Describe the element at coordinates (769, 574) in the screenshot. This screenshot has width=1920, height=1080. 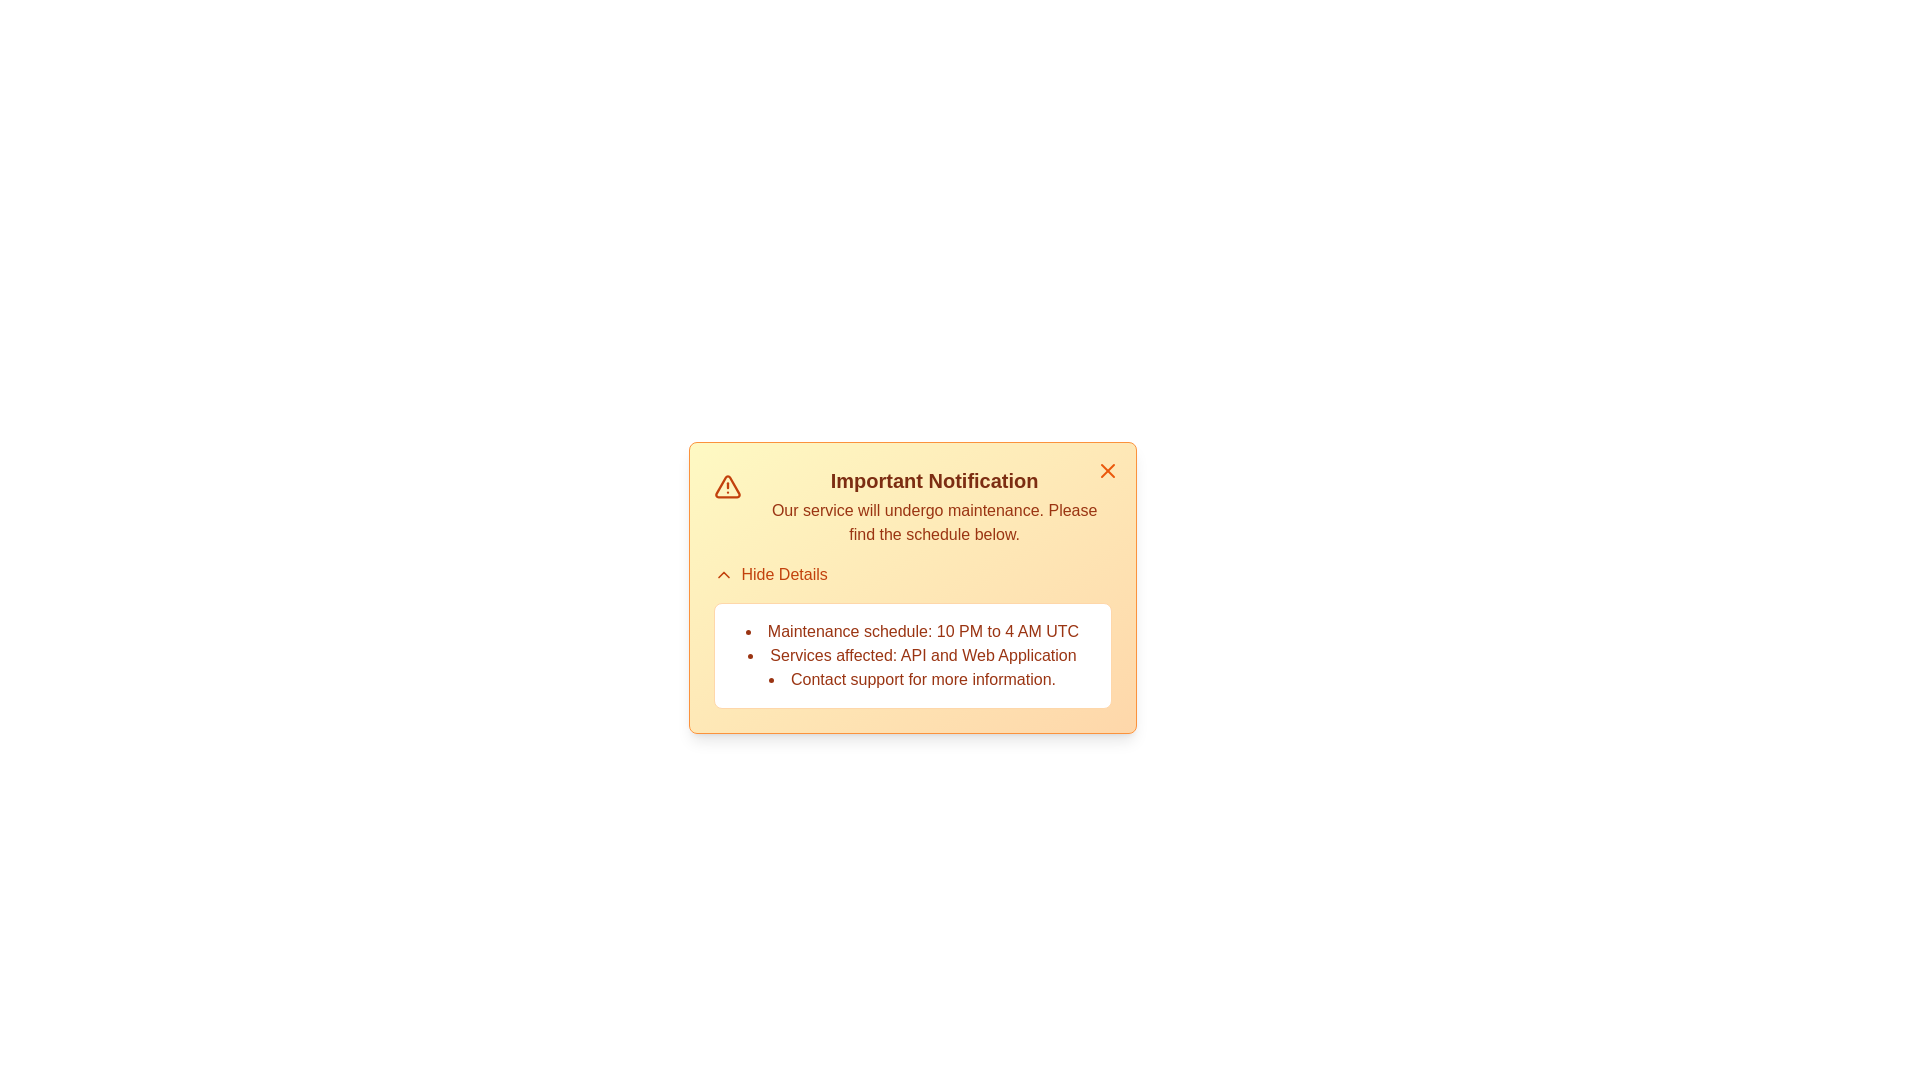
I see `the 'Hide Details' button to toggle the visibility of the alert details` at that location.